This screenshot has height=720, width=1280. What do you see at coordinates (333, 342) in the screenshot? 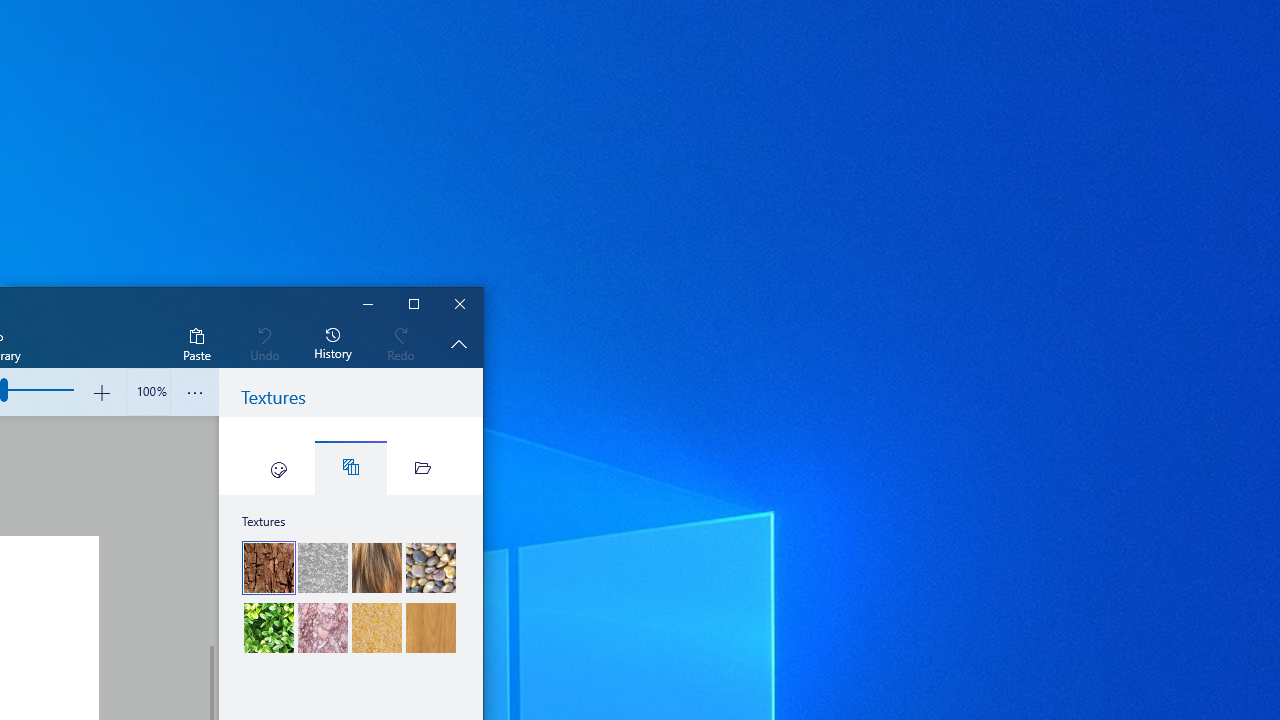
I see `'History'` at bounding box center [333, 342].